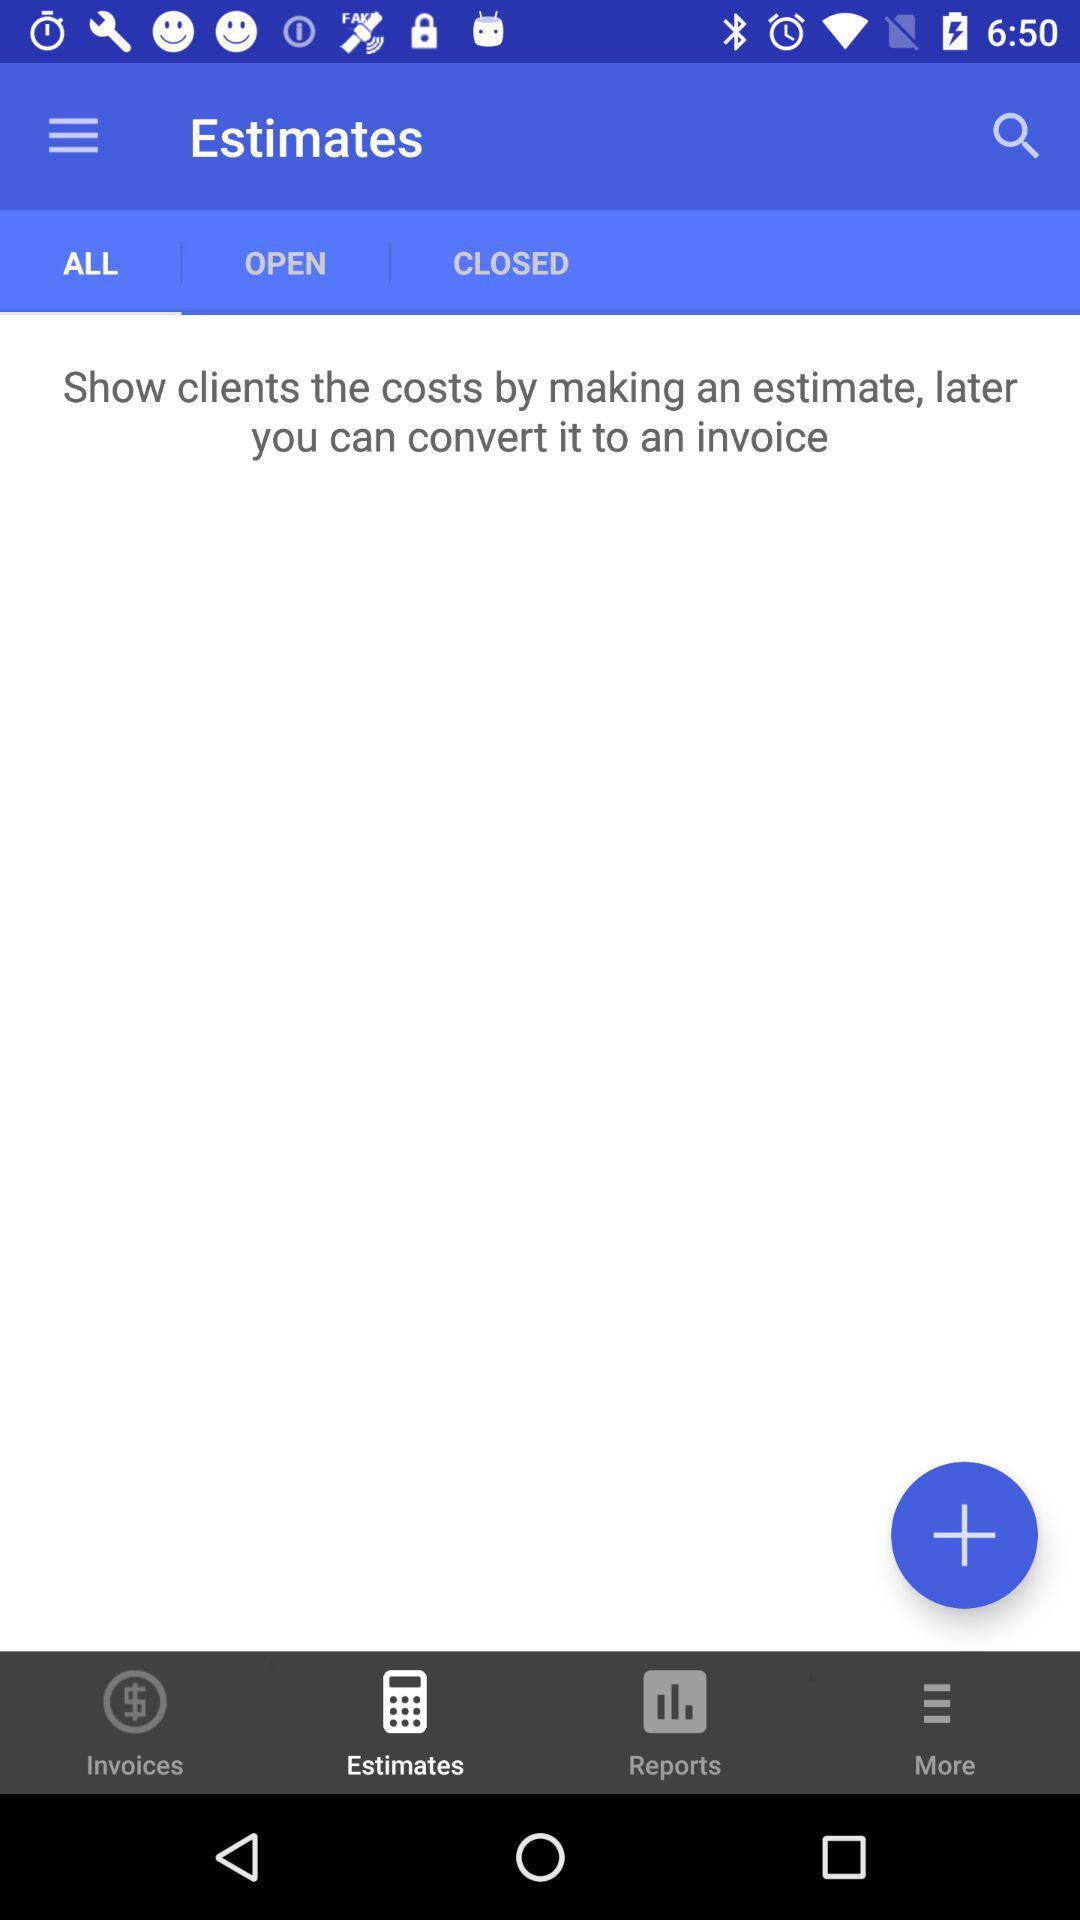  I want to click on the item below the estimates item, so click(510, 261).